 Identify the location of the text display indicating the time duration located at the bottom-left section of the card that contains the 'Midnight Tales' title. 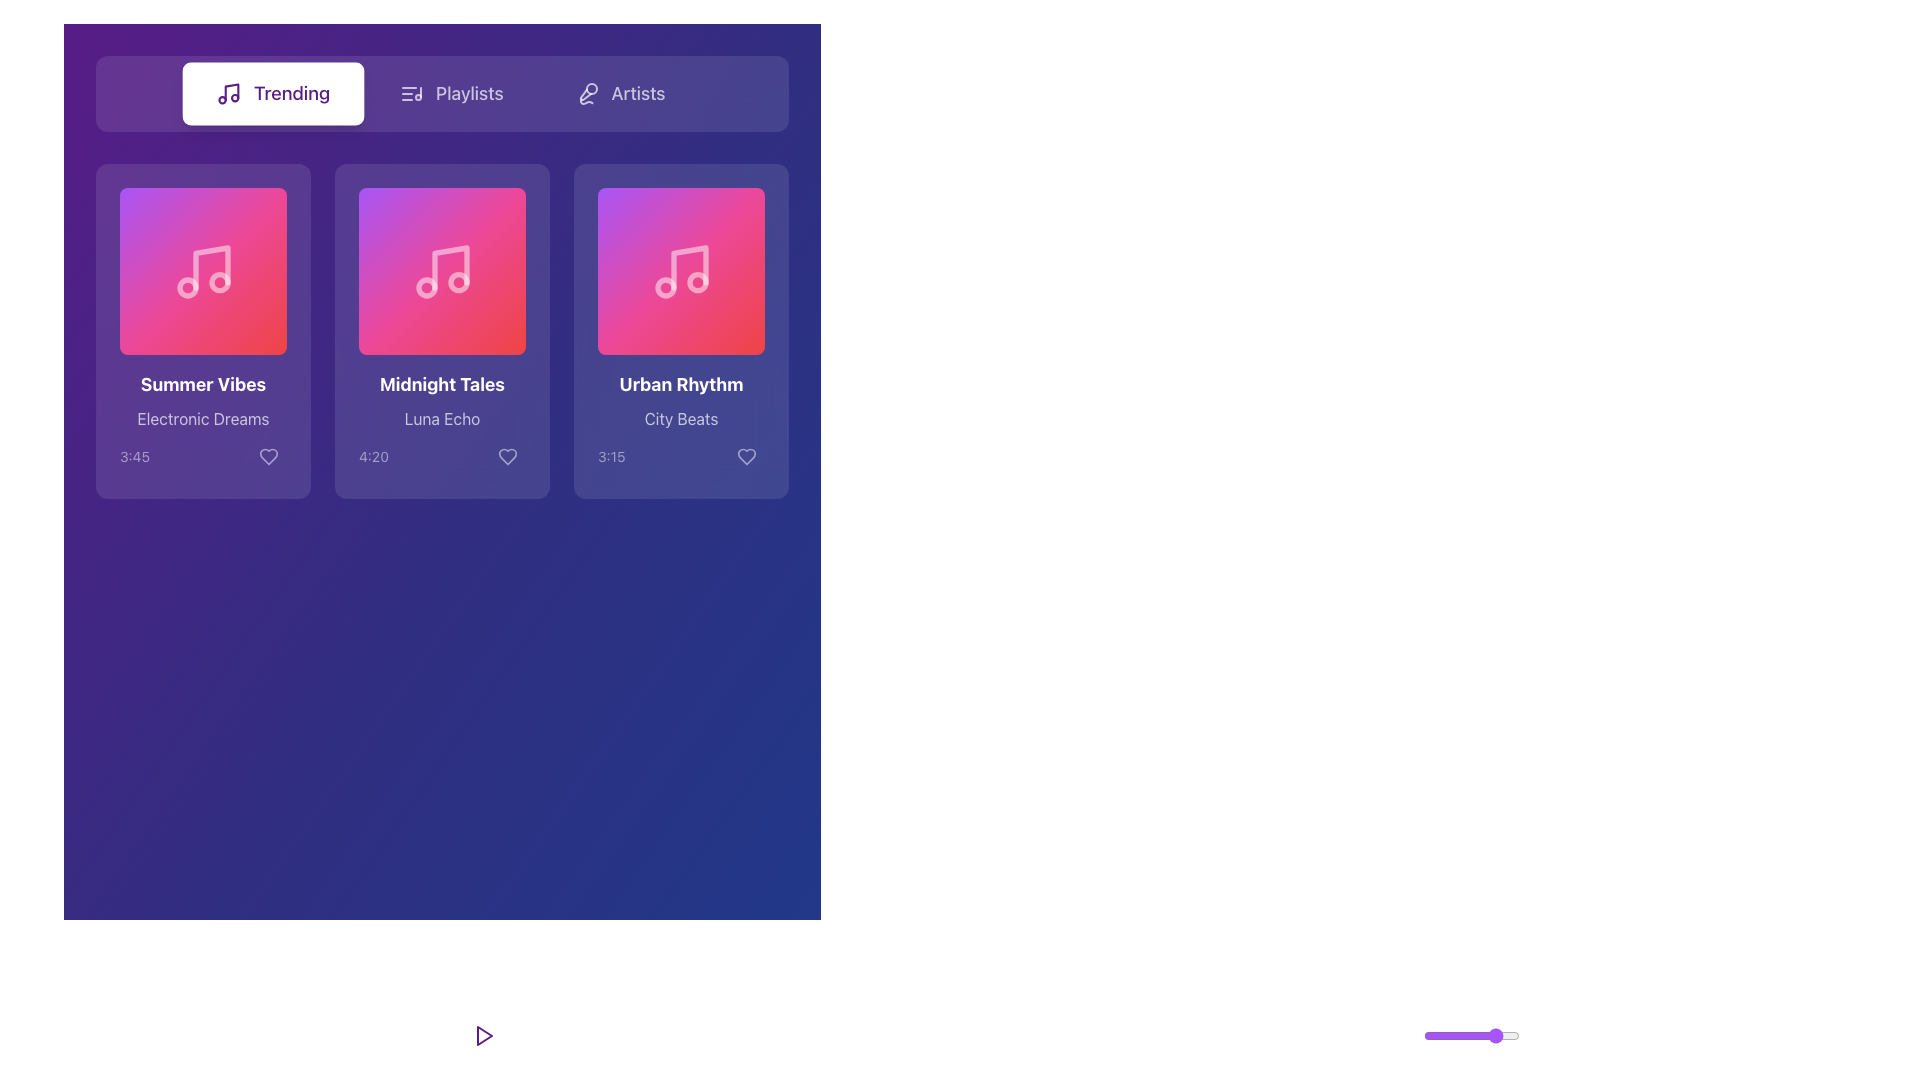
(374, 456).